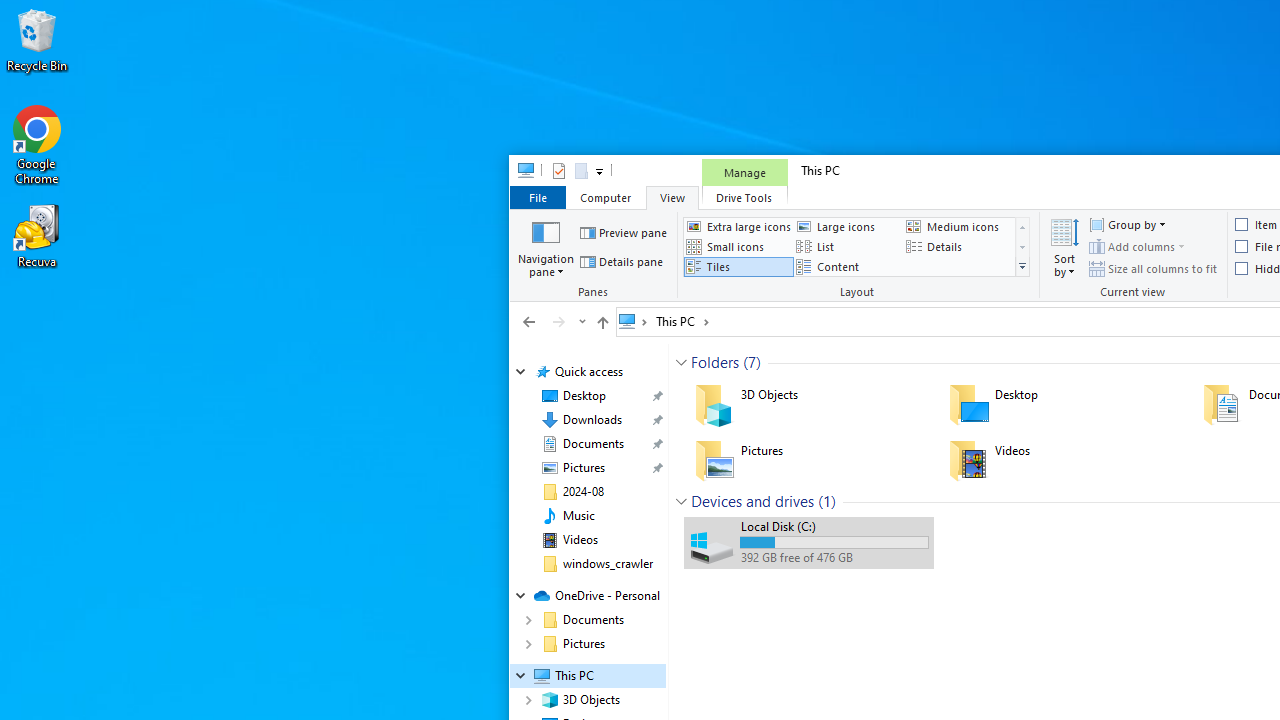  Describe the element at coordinates (552, 320) in the screenshot. I see `'Navigation buttons'` at that location.